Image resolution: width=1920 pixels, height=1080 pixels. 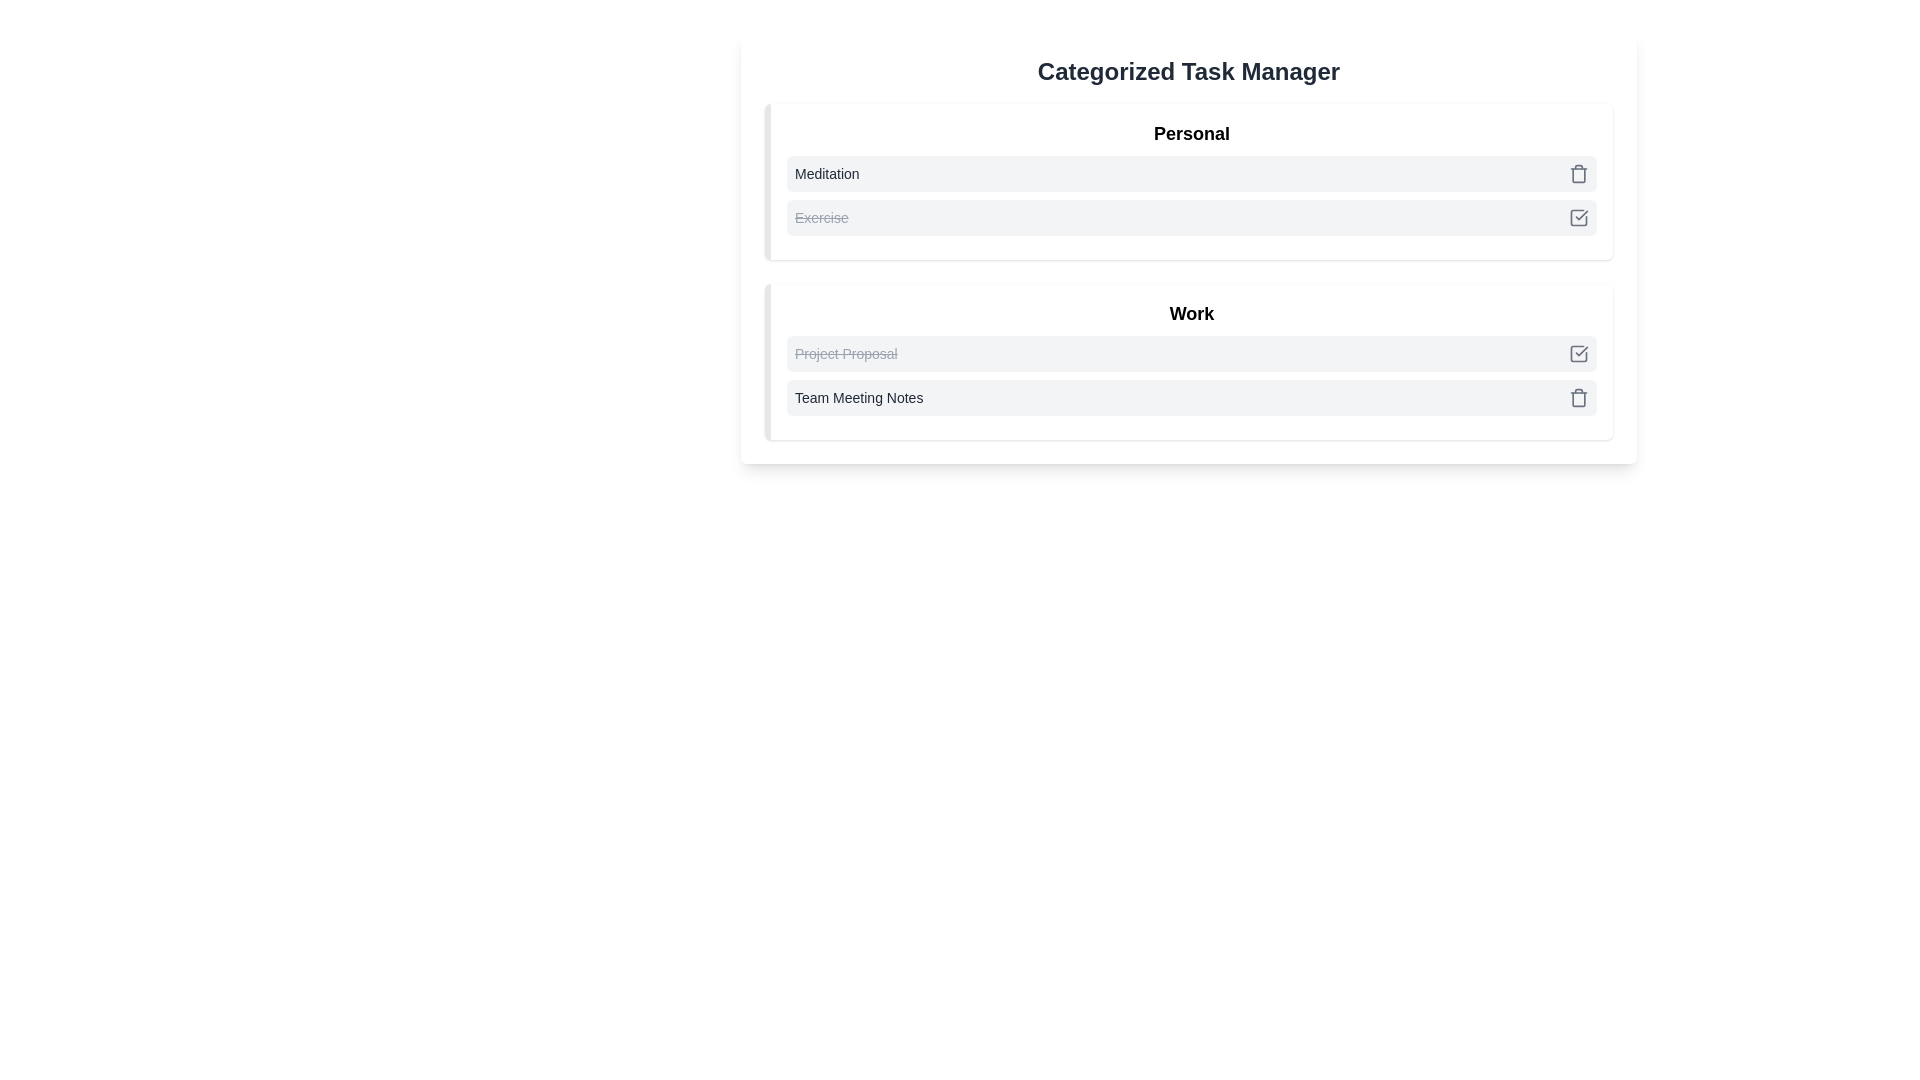 What do you see at coordinates (1191, 218) in the screenshot?
I see `the 'Exercise' task entry in the 'Personal' section` at bounding box center [1191, 218].